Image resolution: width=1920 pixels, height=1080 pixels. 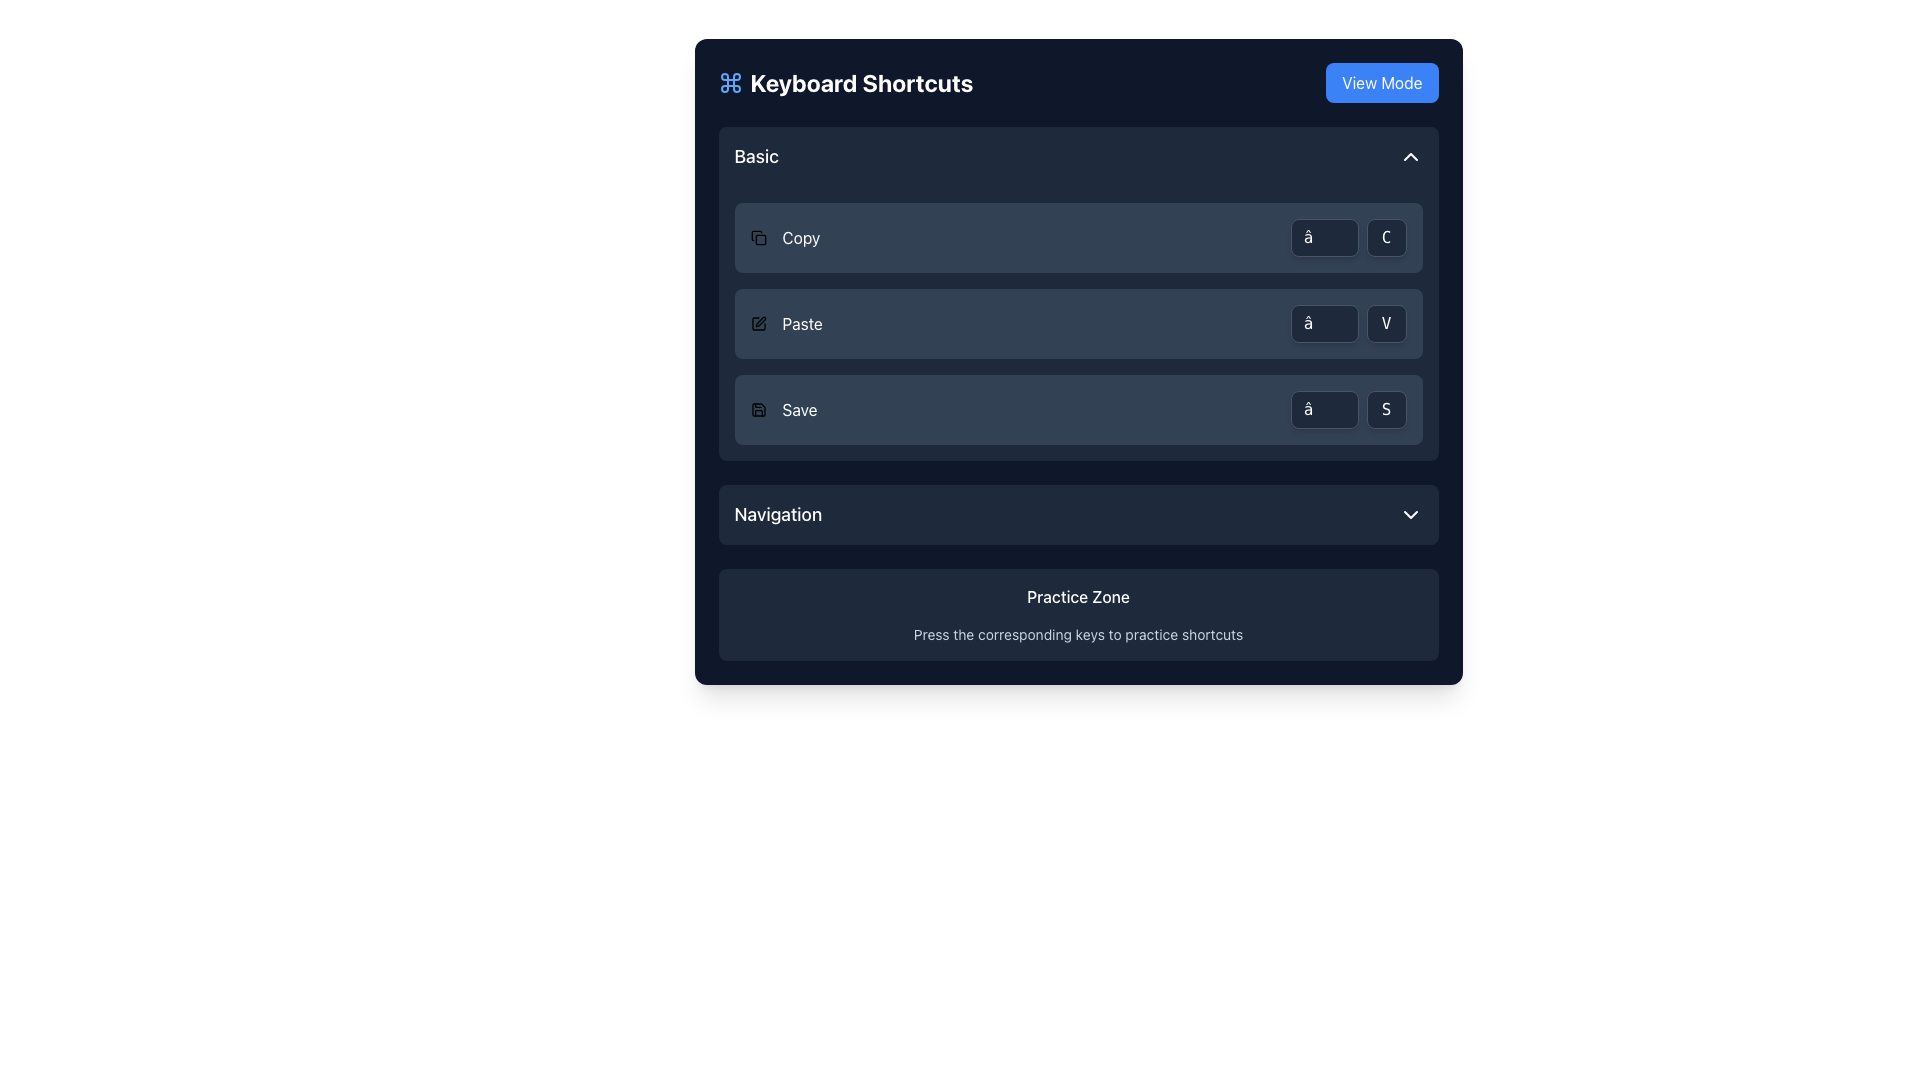 What do you see at coordinates (1385, 323) in the screenshot?
I see `the square button with a dark slate background and white 'V' text, located to the right of the '⌘' button in the middle section of the keyboard shortcuts list under the 'Paste' action` at bounding box center [1385, 323].